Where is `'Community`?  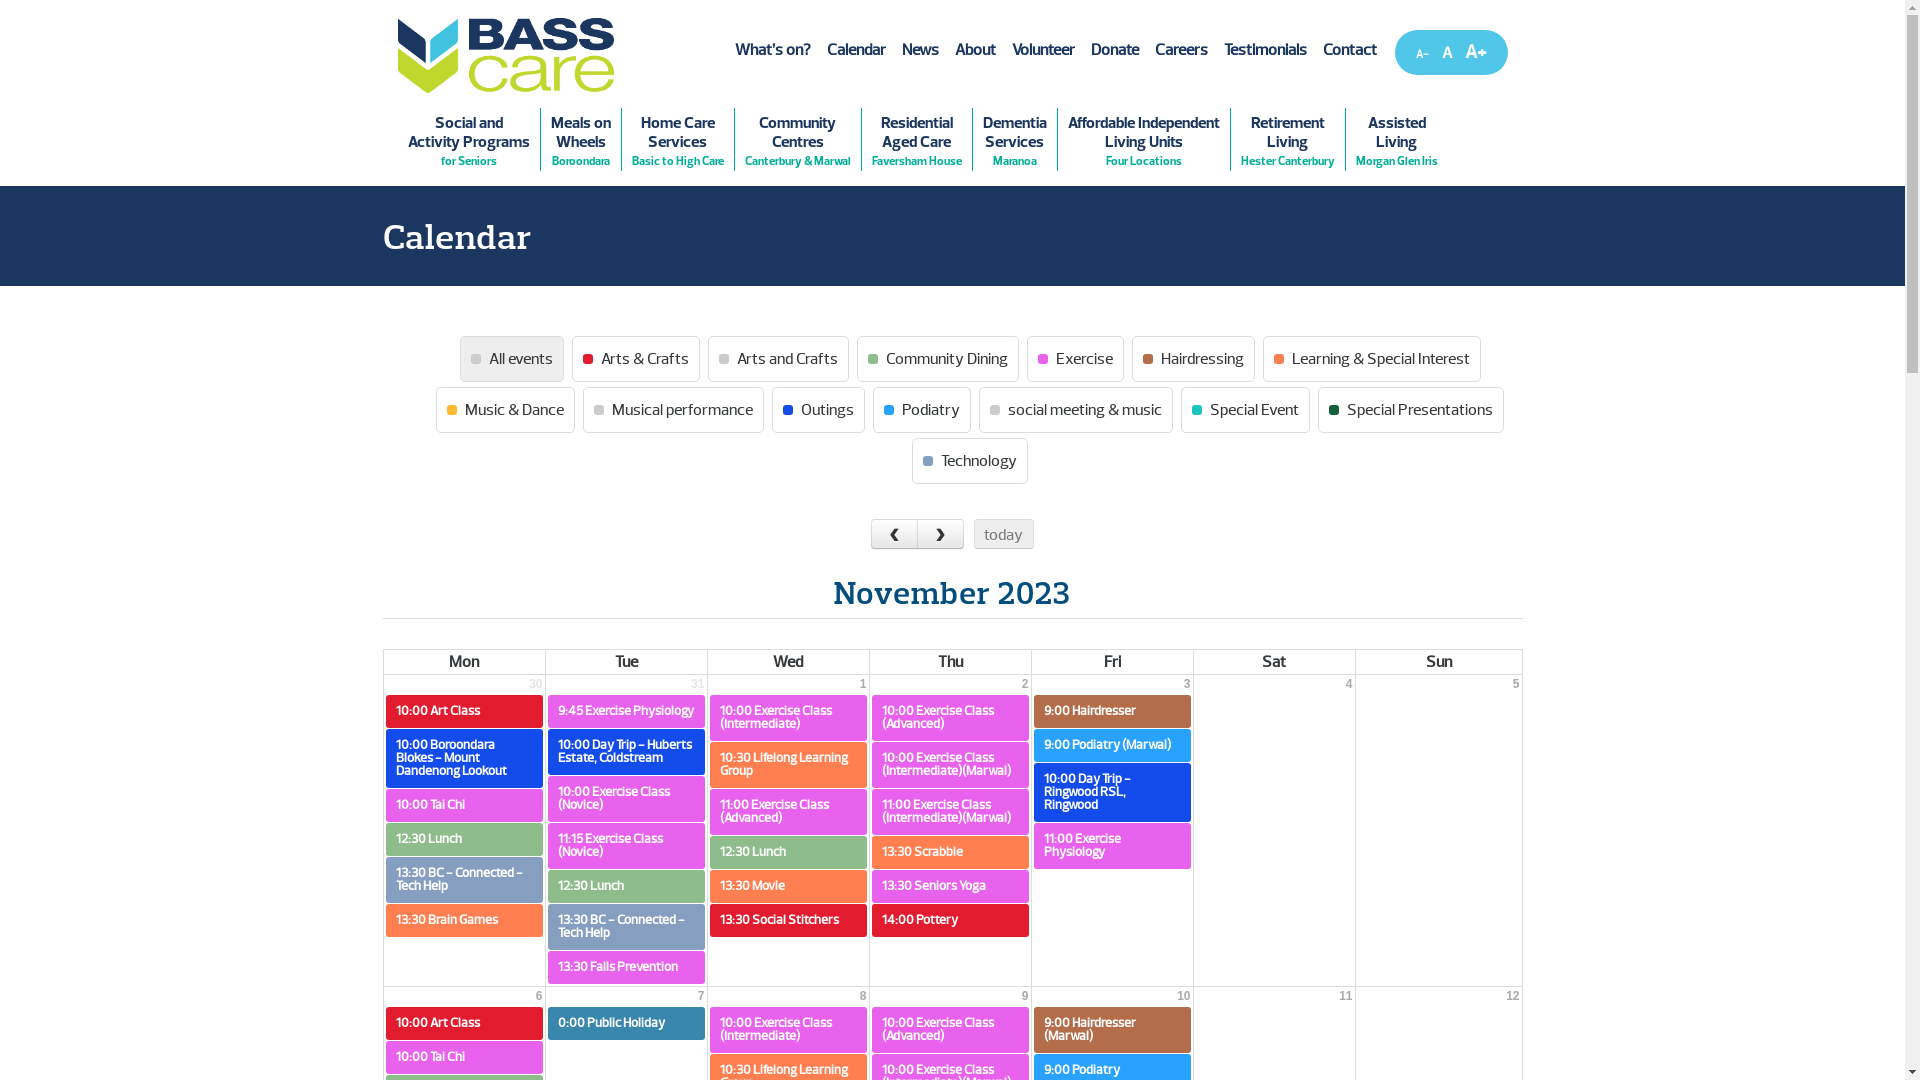
'Community is located at coordinates (795, 138).